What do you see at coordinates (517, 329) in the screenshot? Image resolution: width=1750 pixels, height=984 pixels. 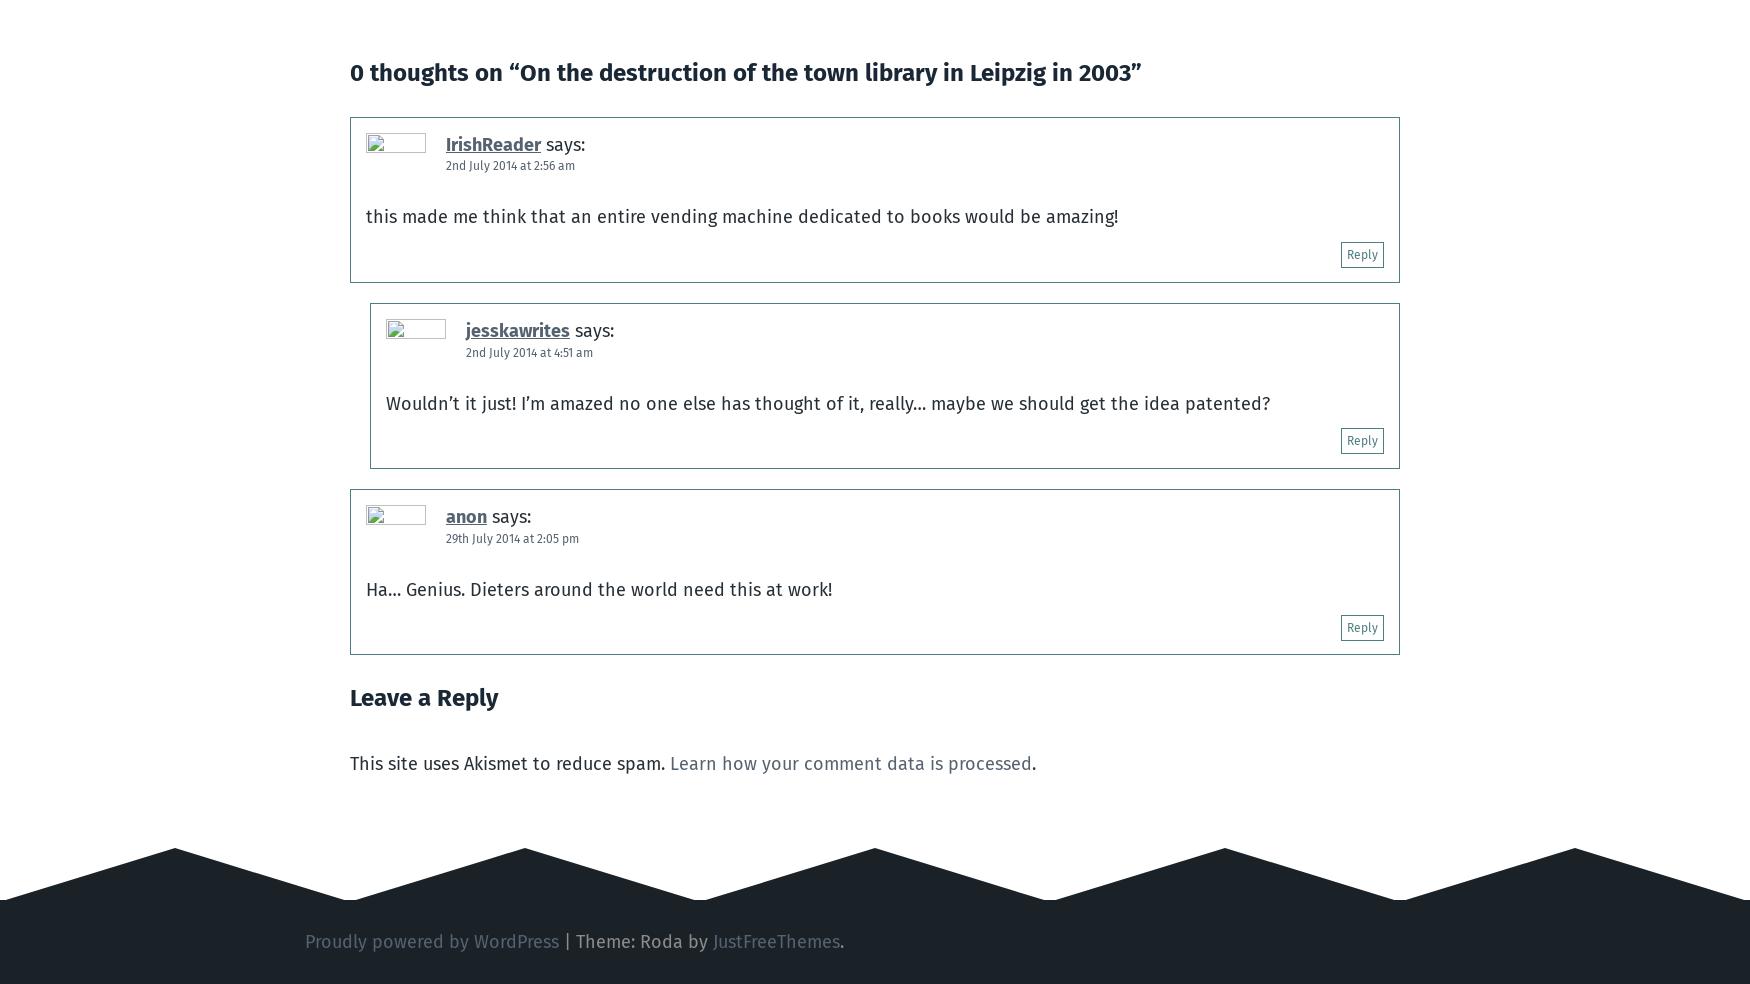 I see `'jesskawrites'` at bounding box center [517, 329].